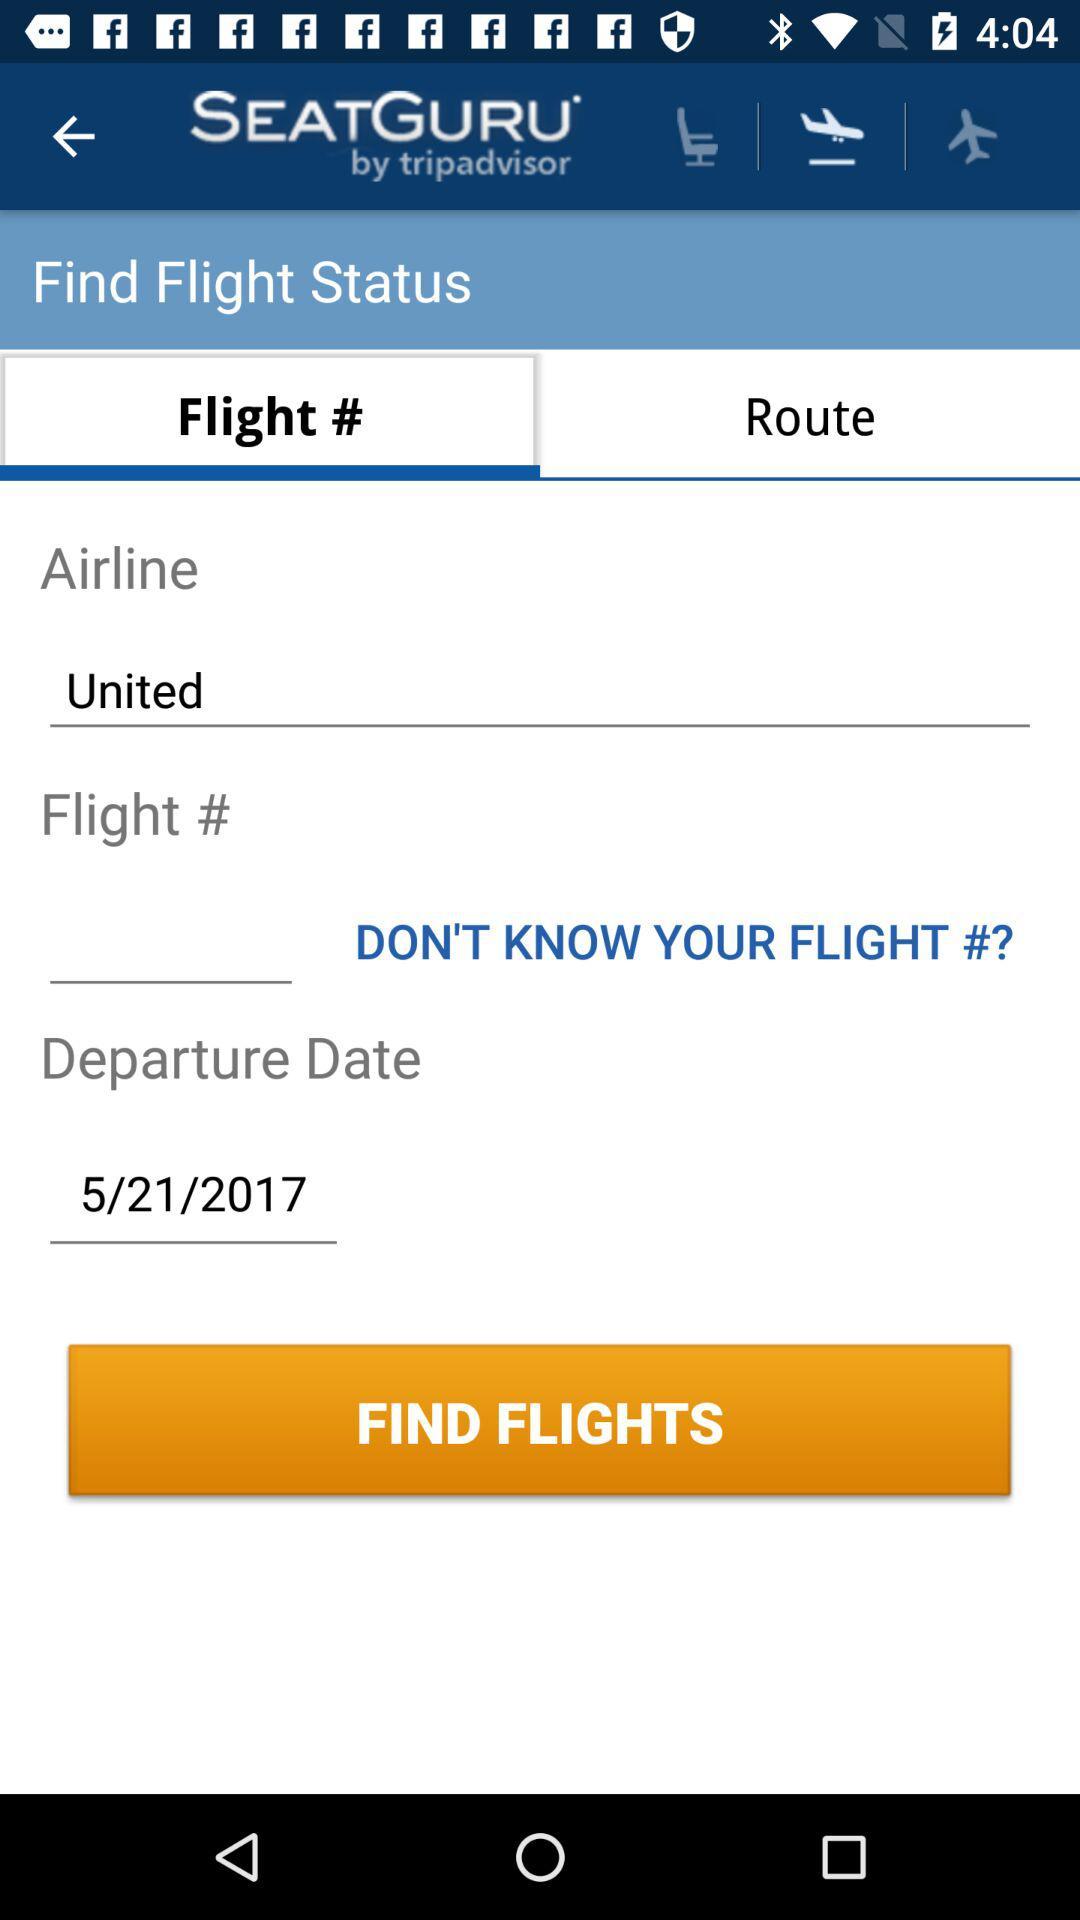 This screenshot has width=1080, height=1920. I want to click on the item below flight #, so click(169, 939).